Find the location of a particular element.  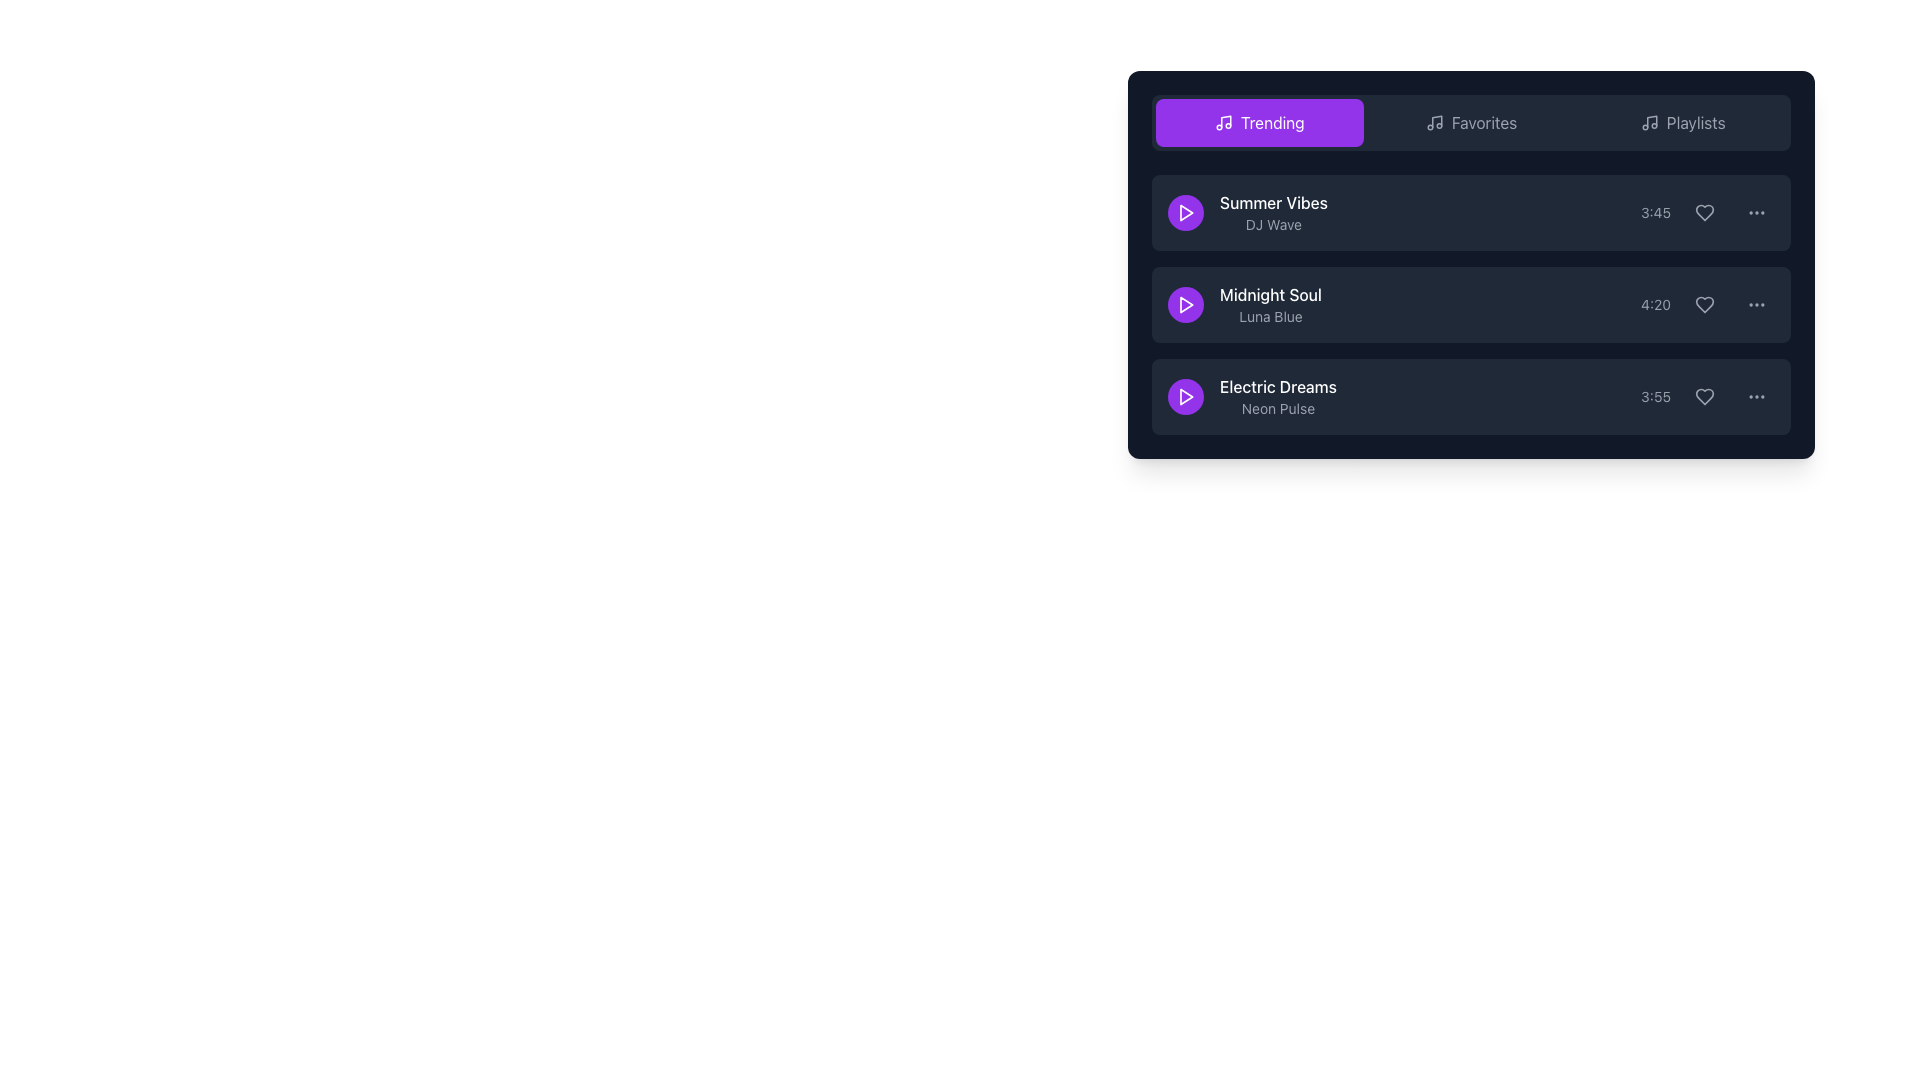

the Overflow menu button represented by three vertical dots is located at coordinates (1755, 397).